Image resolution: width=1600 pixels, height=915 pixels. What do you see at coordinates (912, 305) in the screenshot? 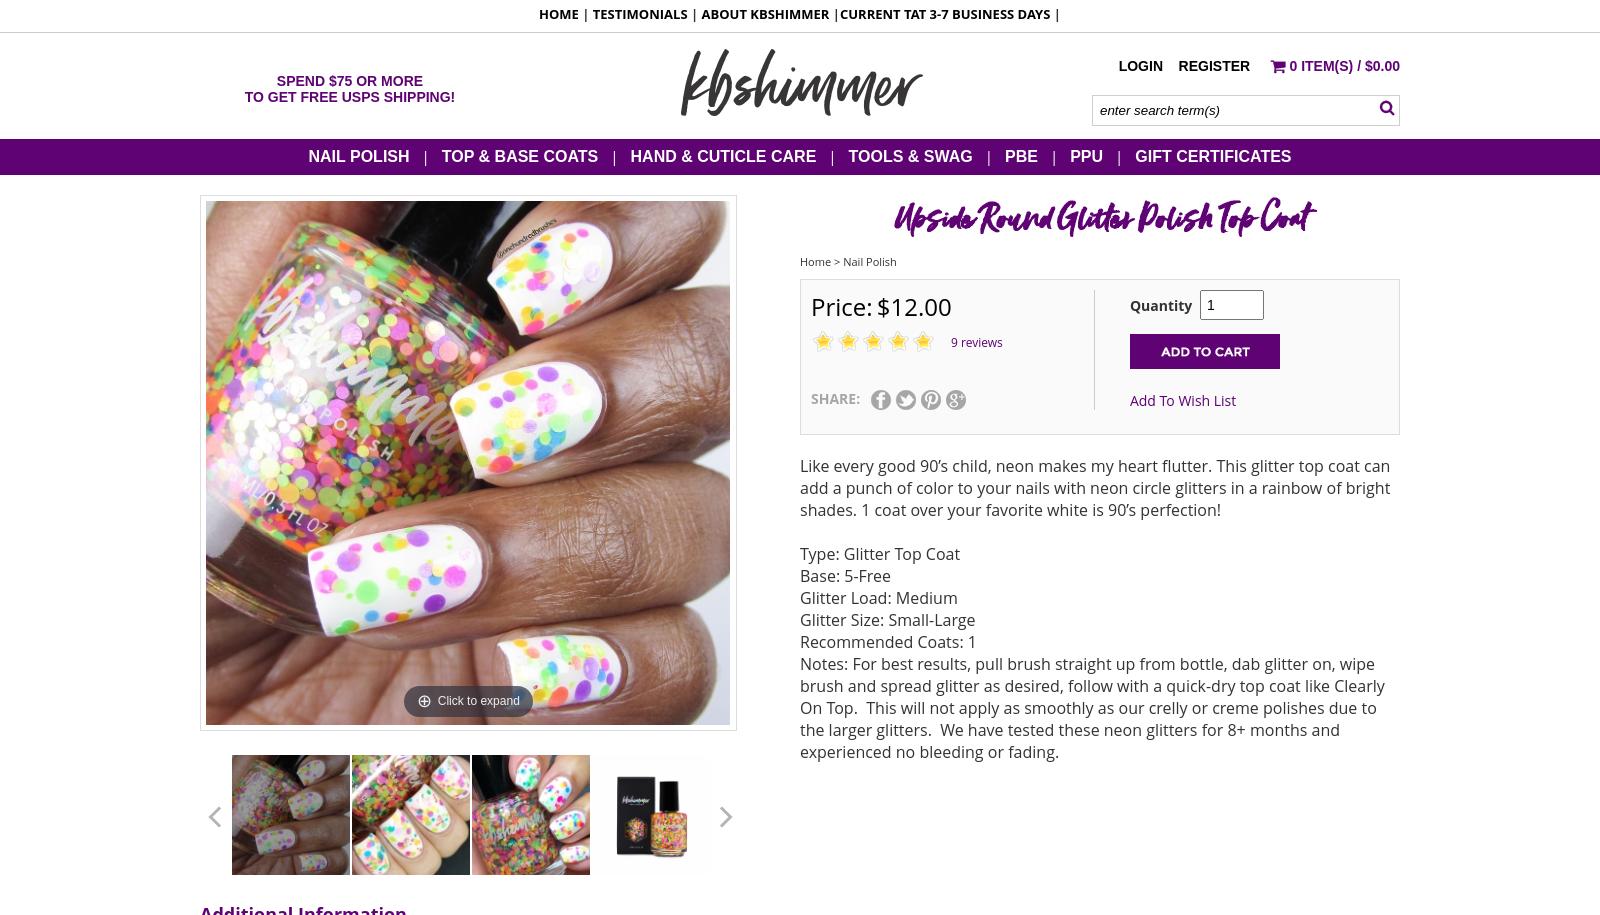
I see `'$12.00'` at bounding box center [912, 305].